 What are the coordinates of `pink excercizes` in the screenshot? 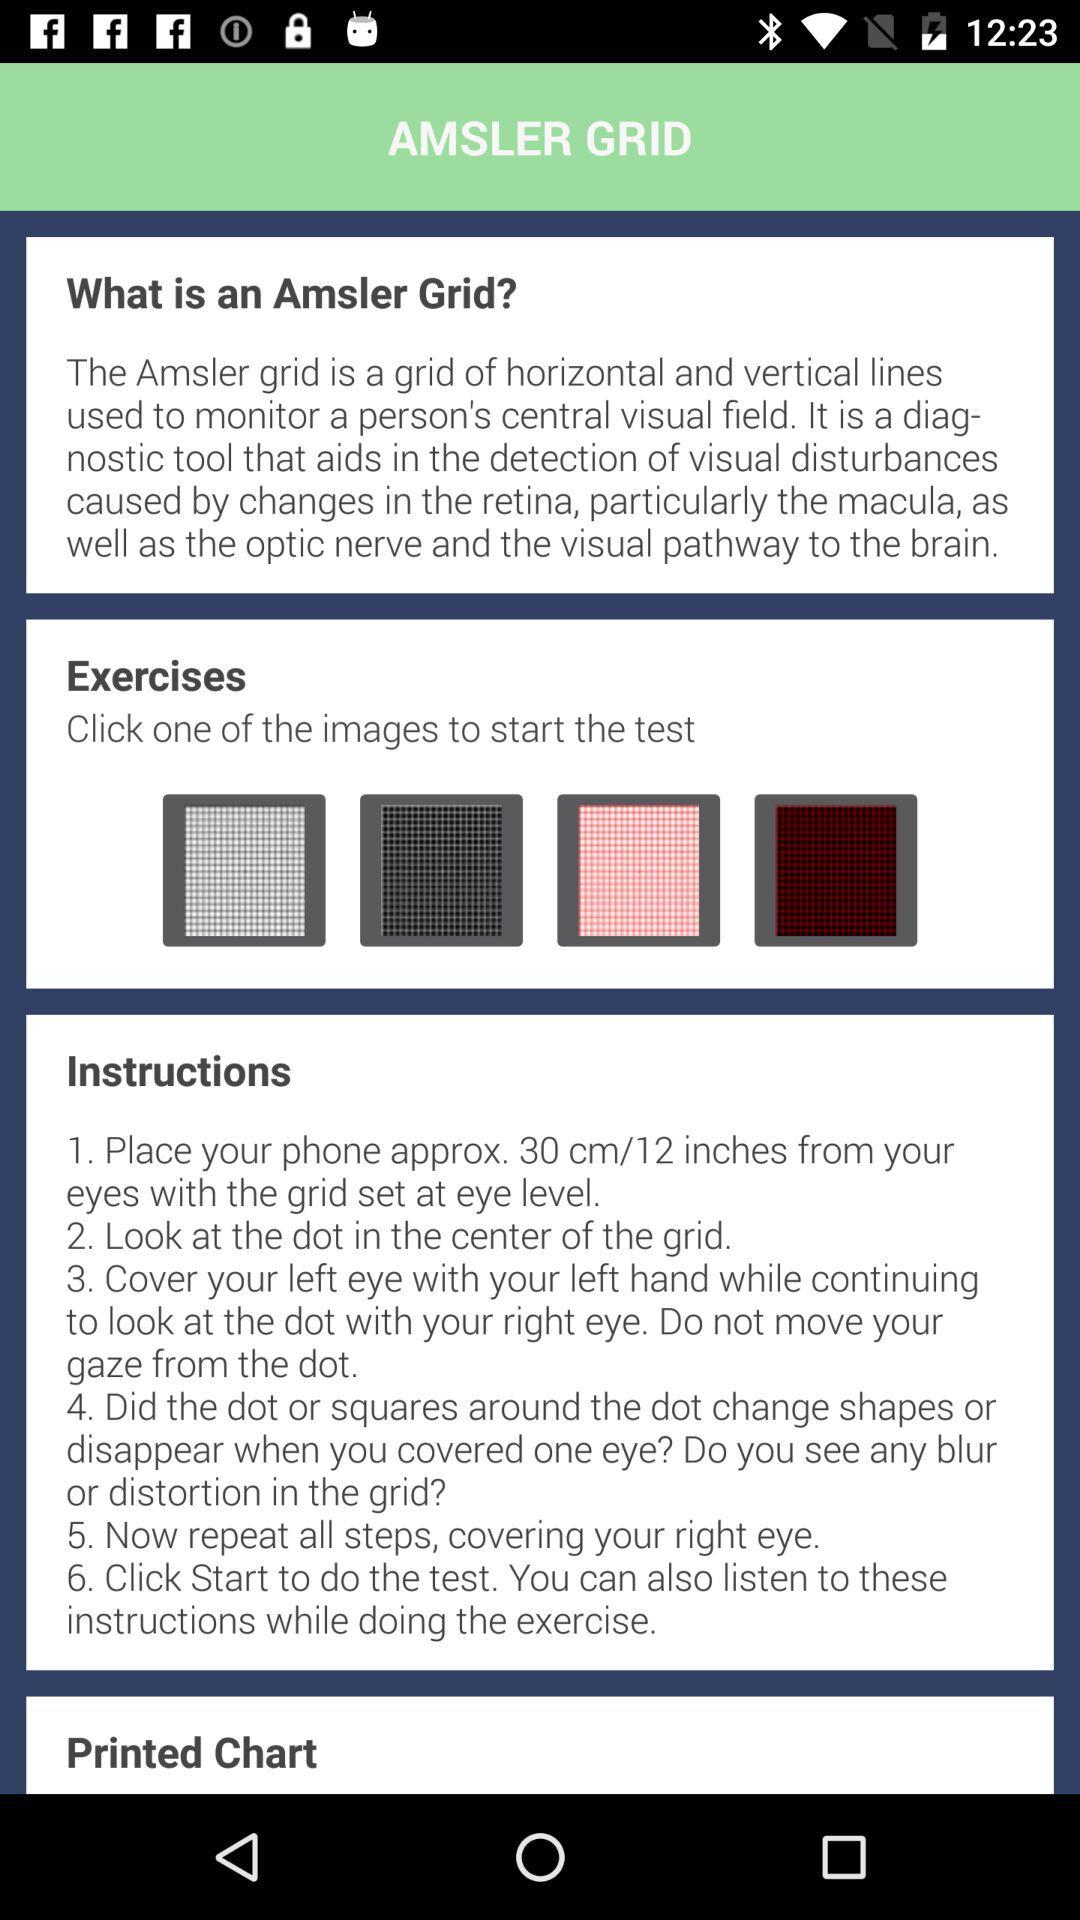 It's located at (638, 870).